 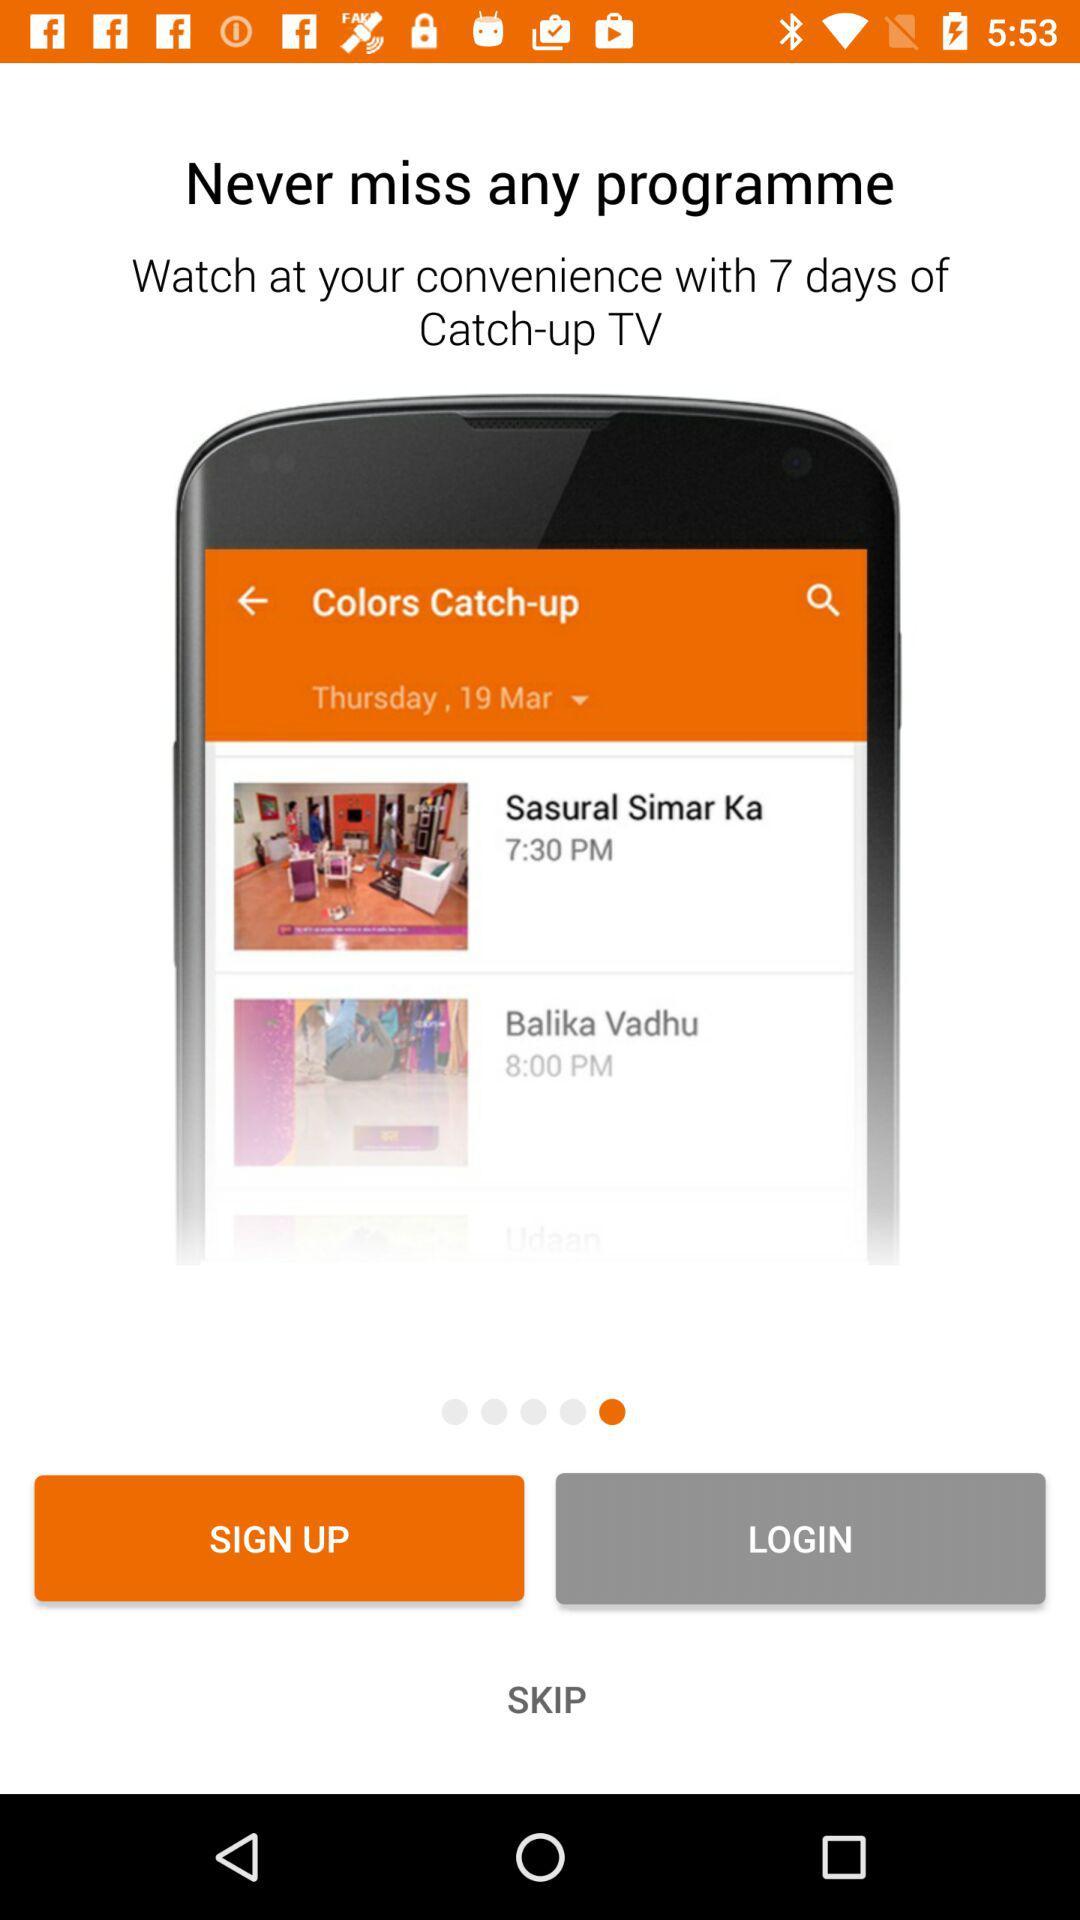 What do you see at coordinates (799, 1537) in the screenshot?
I see `icon at the bottom right corner` at bounding box center [799, 1537].